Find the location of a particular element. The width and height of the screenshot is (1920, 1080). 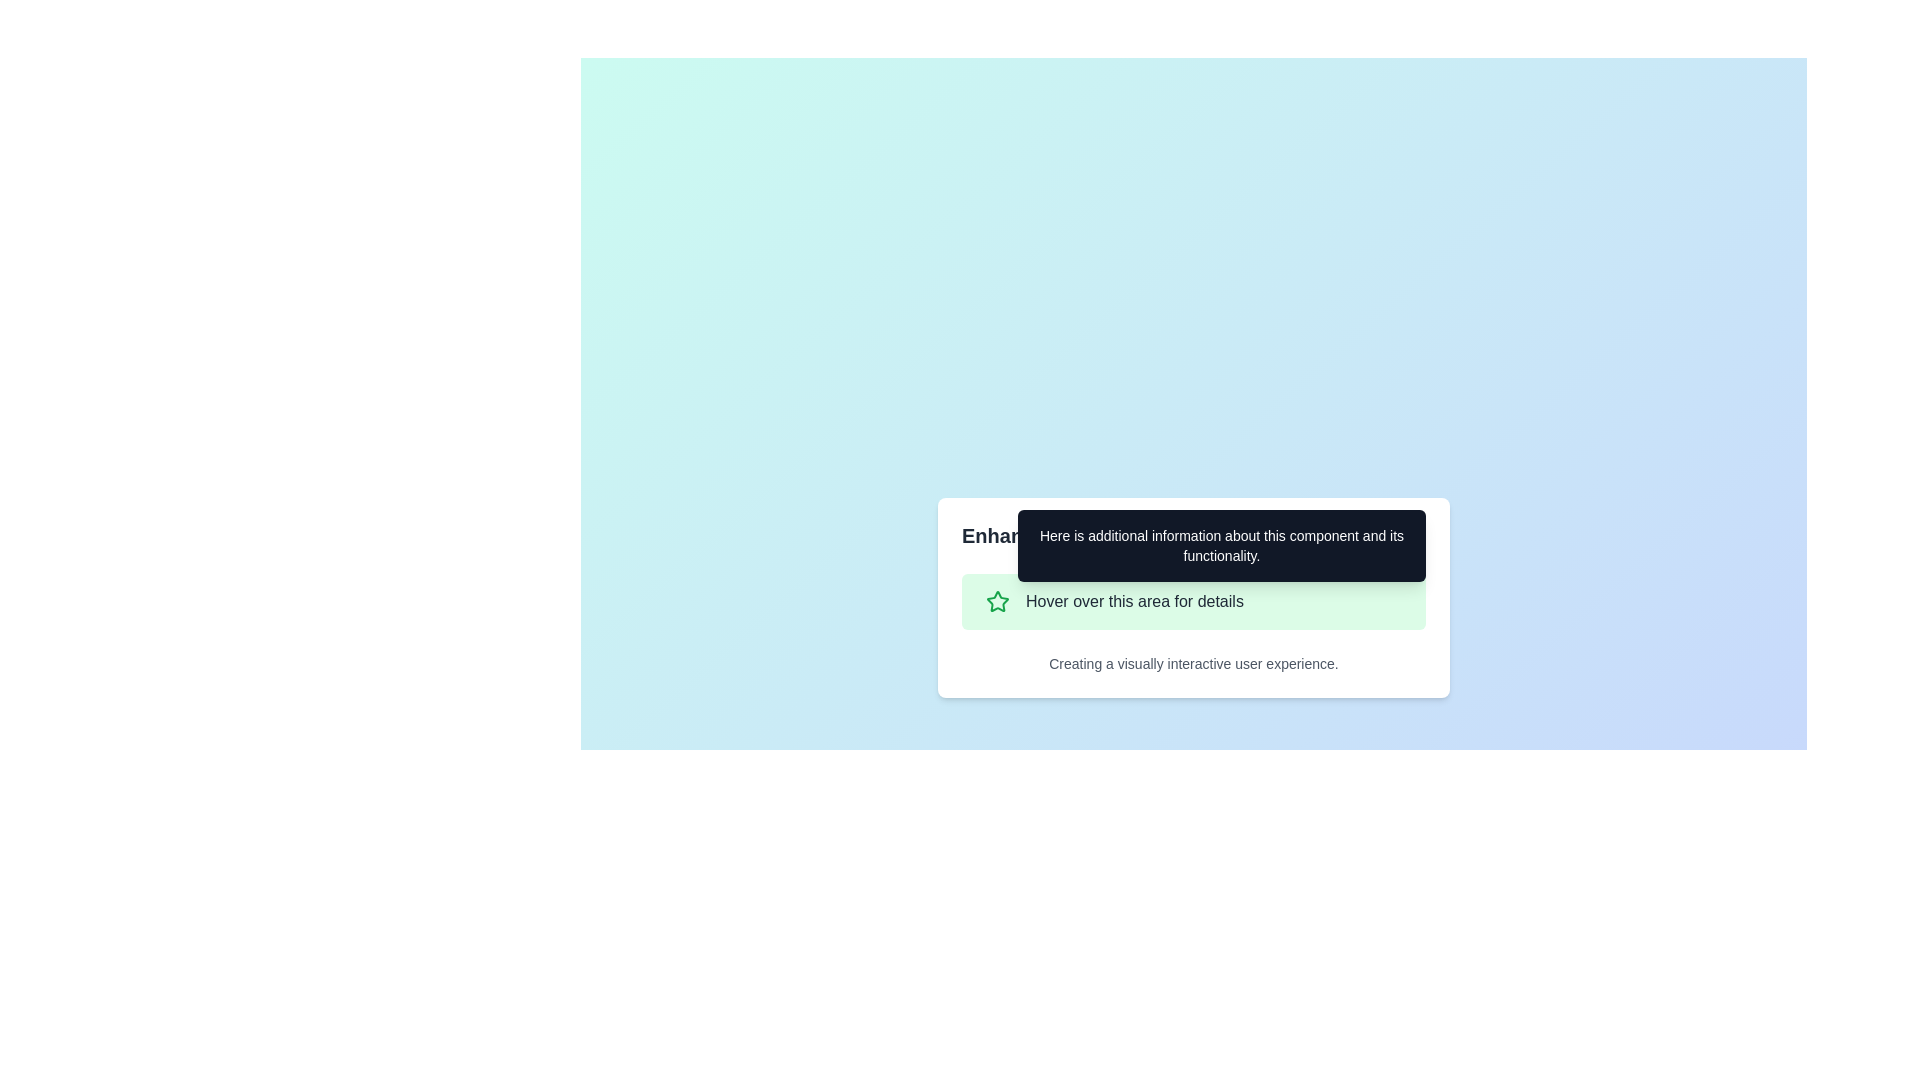

the gear-shaped icon located to the far right of the 'Enhanced Tooltip Widget' text, which is styled in a minimalist outline format with a gray color is located at coordinates (1413, 535).